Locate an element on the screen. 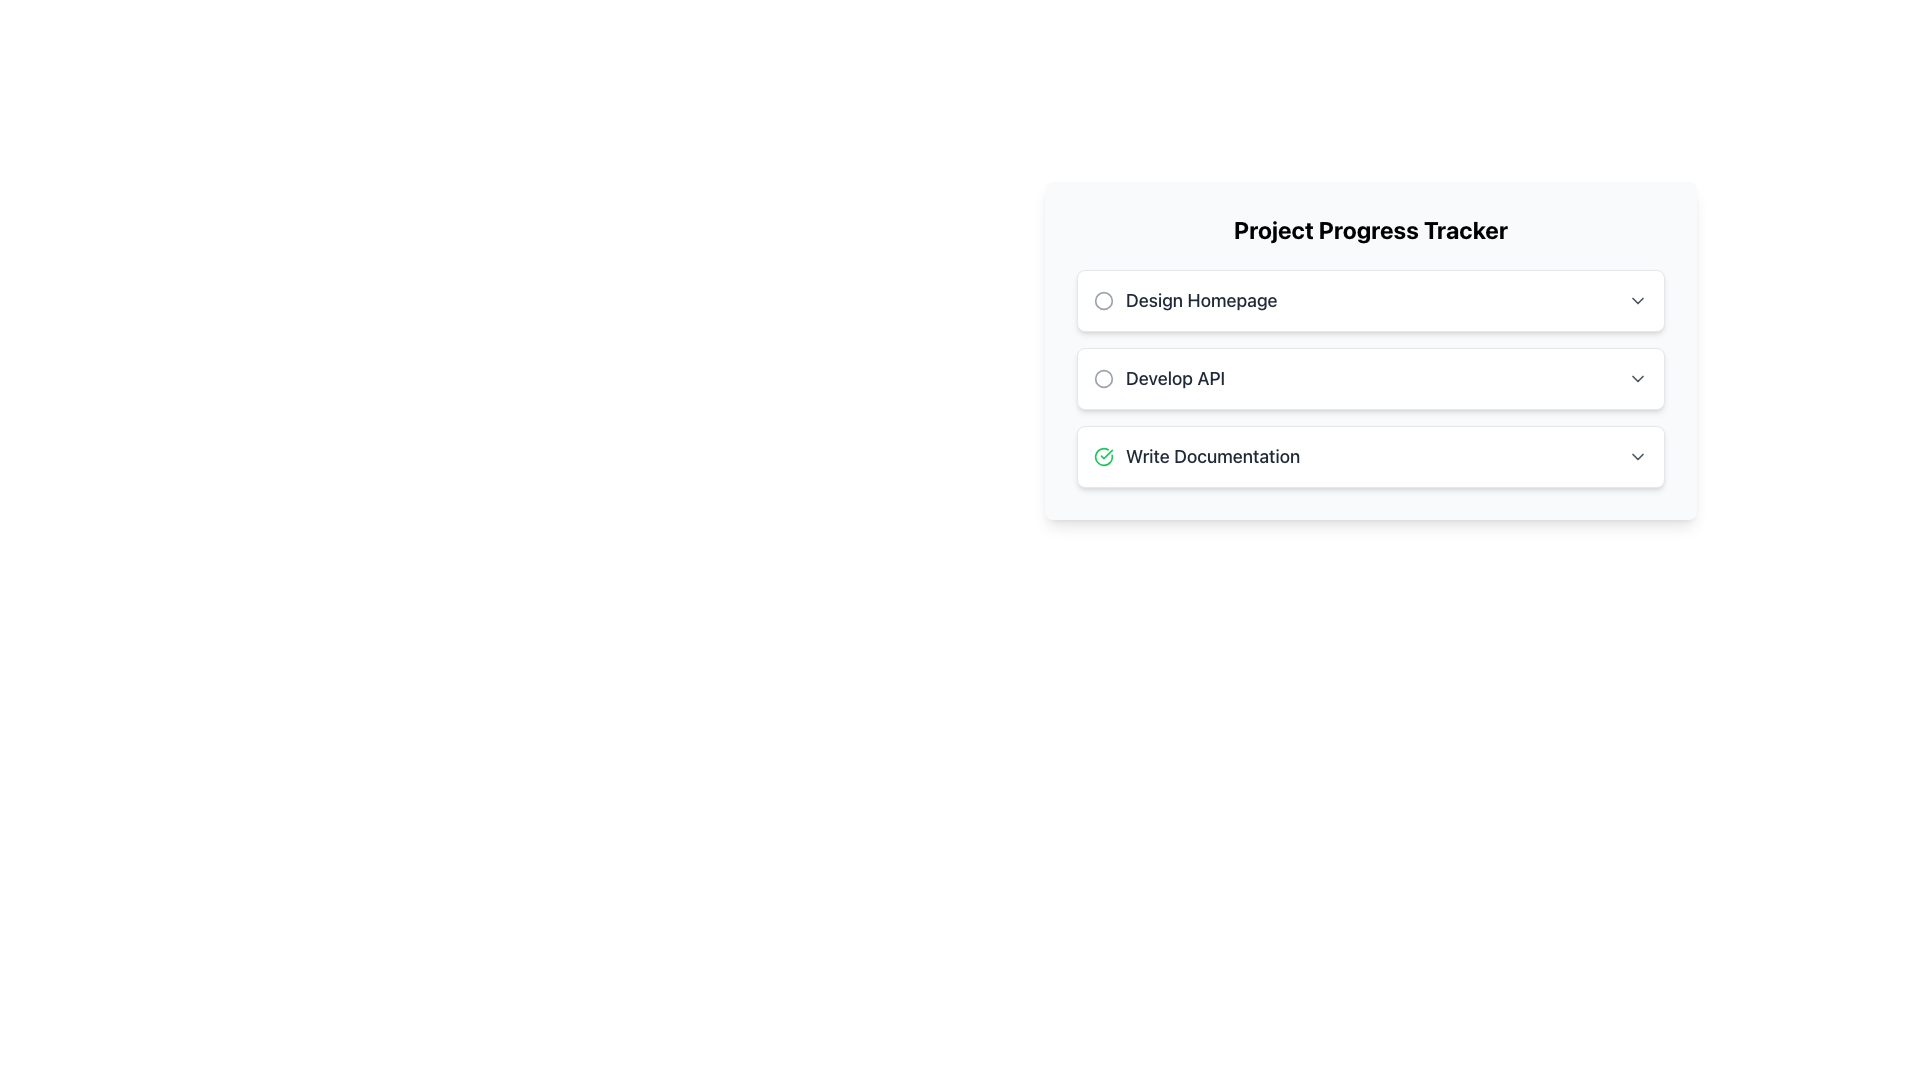 This screenshot has height=1080, width=1920. the Dropdown Toggle Icon, which is a downward arrow icon located to the right of the text 'Write Documentation', to provide visual feedback is located at coordinates (1637, 456).